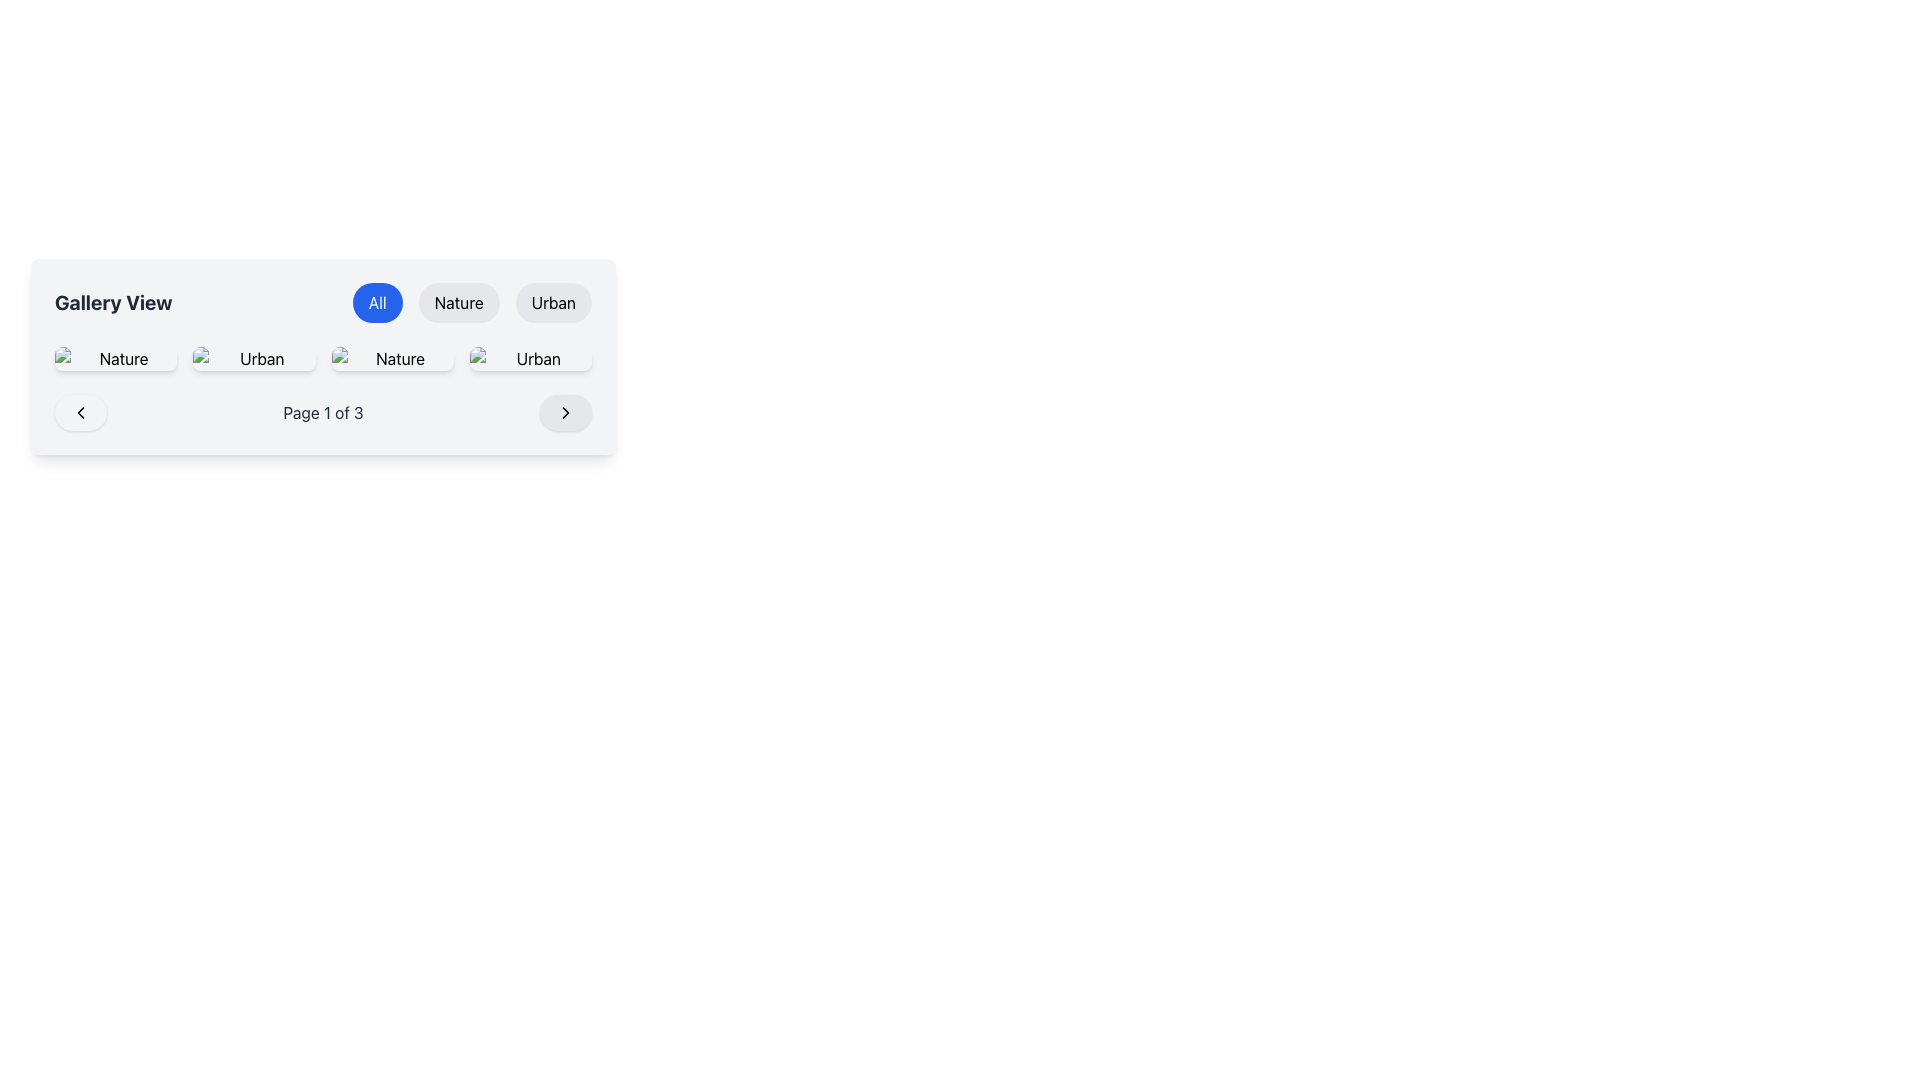 The image size is (1920, 1080). What do you see at coordinates (80, 411) in the screenshot?
I see `the downward-pointing chevron arrow icon within the circular icon located in the lower-left corner of the content card` at bounding box center [80, 411].